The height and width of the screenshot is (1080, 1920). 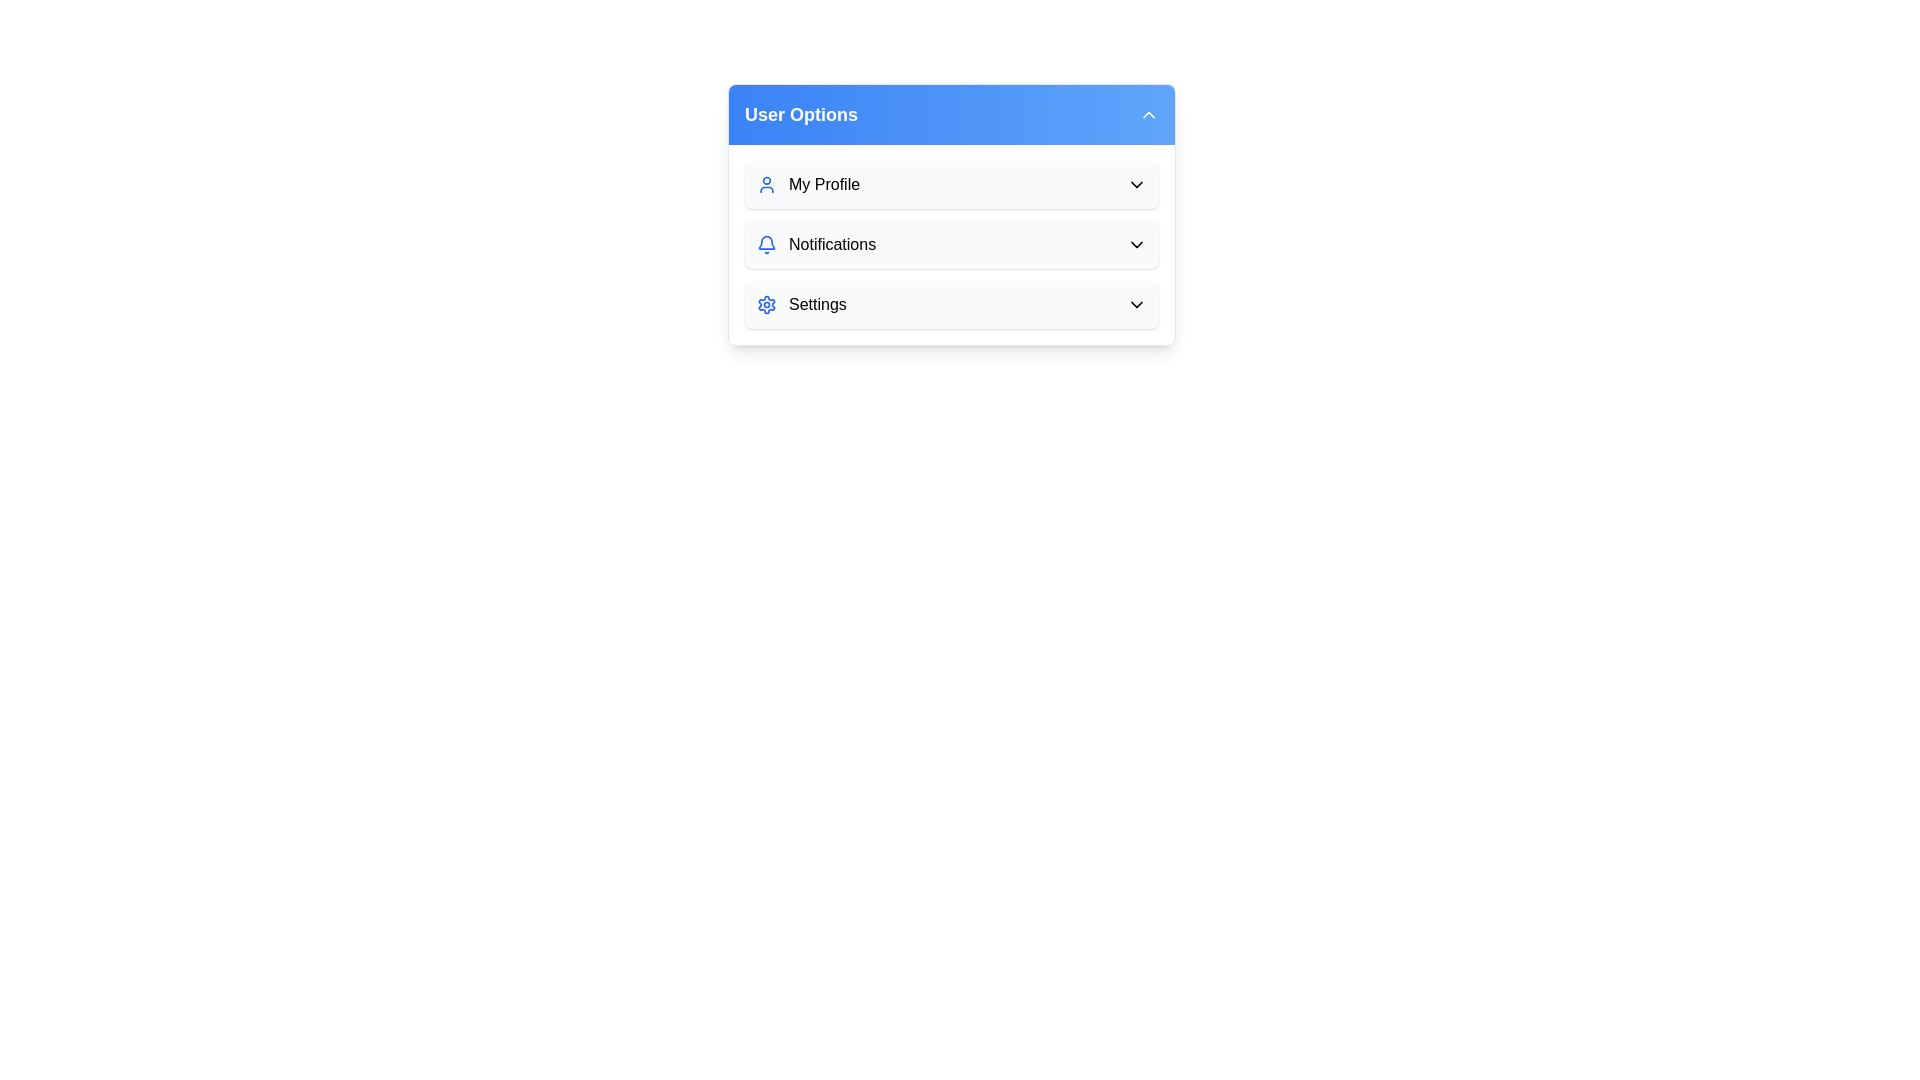 What do you see at coordinates (950, 244) in the screenshot?
I see `the dropdown beside 'Notifications' in the vertically stacked list of user options` at bounding box center [950, 244].